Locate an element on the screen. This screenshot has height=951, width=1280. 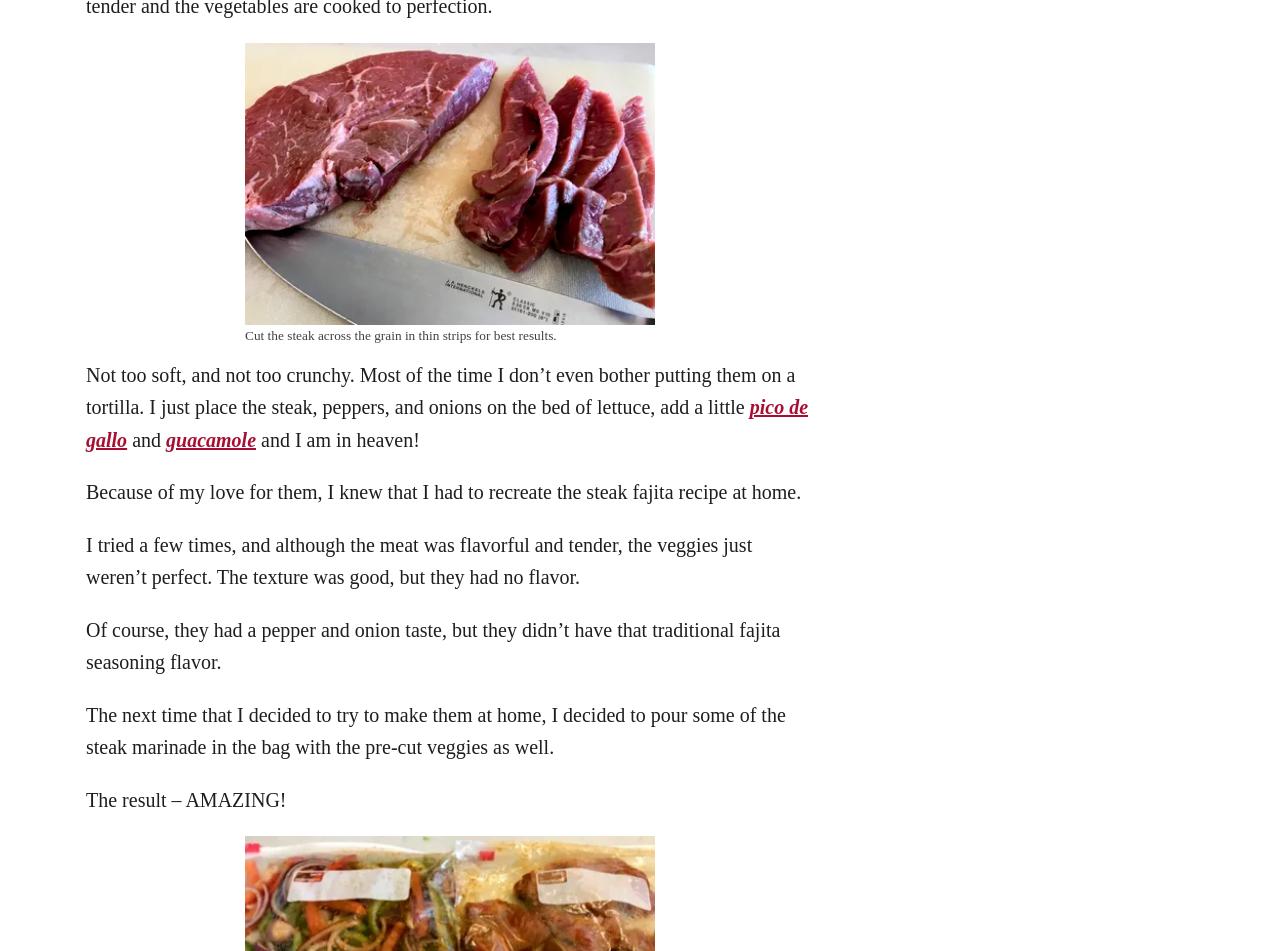
'Cut the steak across the grain in thin strips for best results.' is located at coordinates (400, 334).